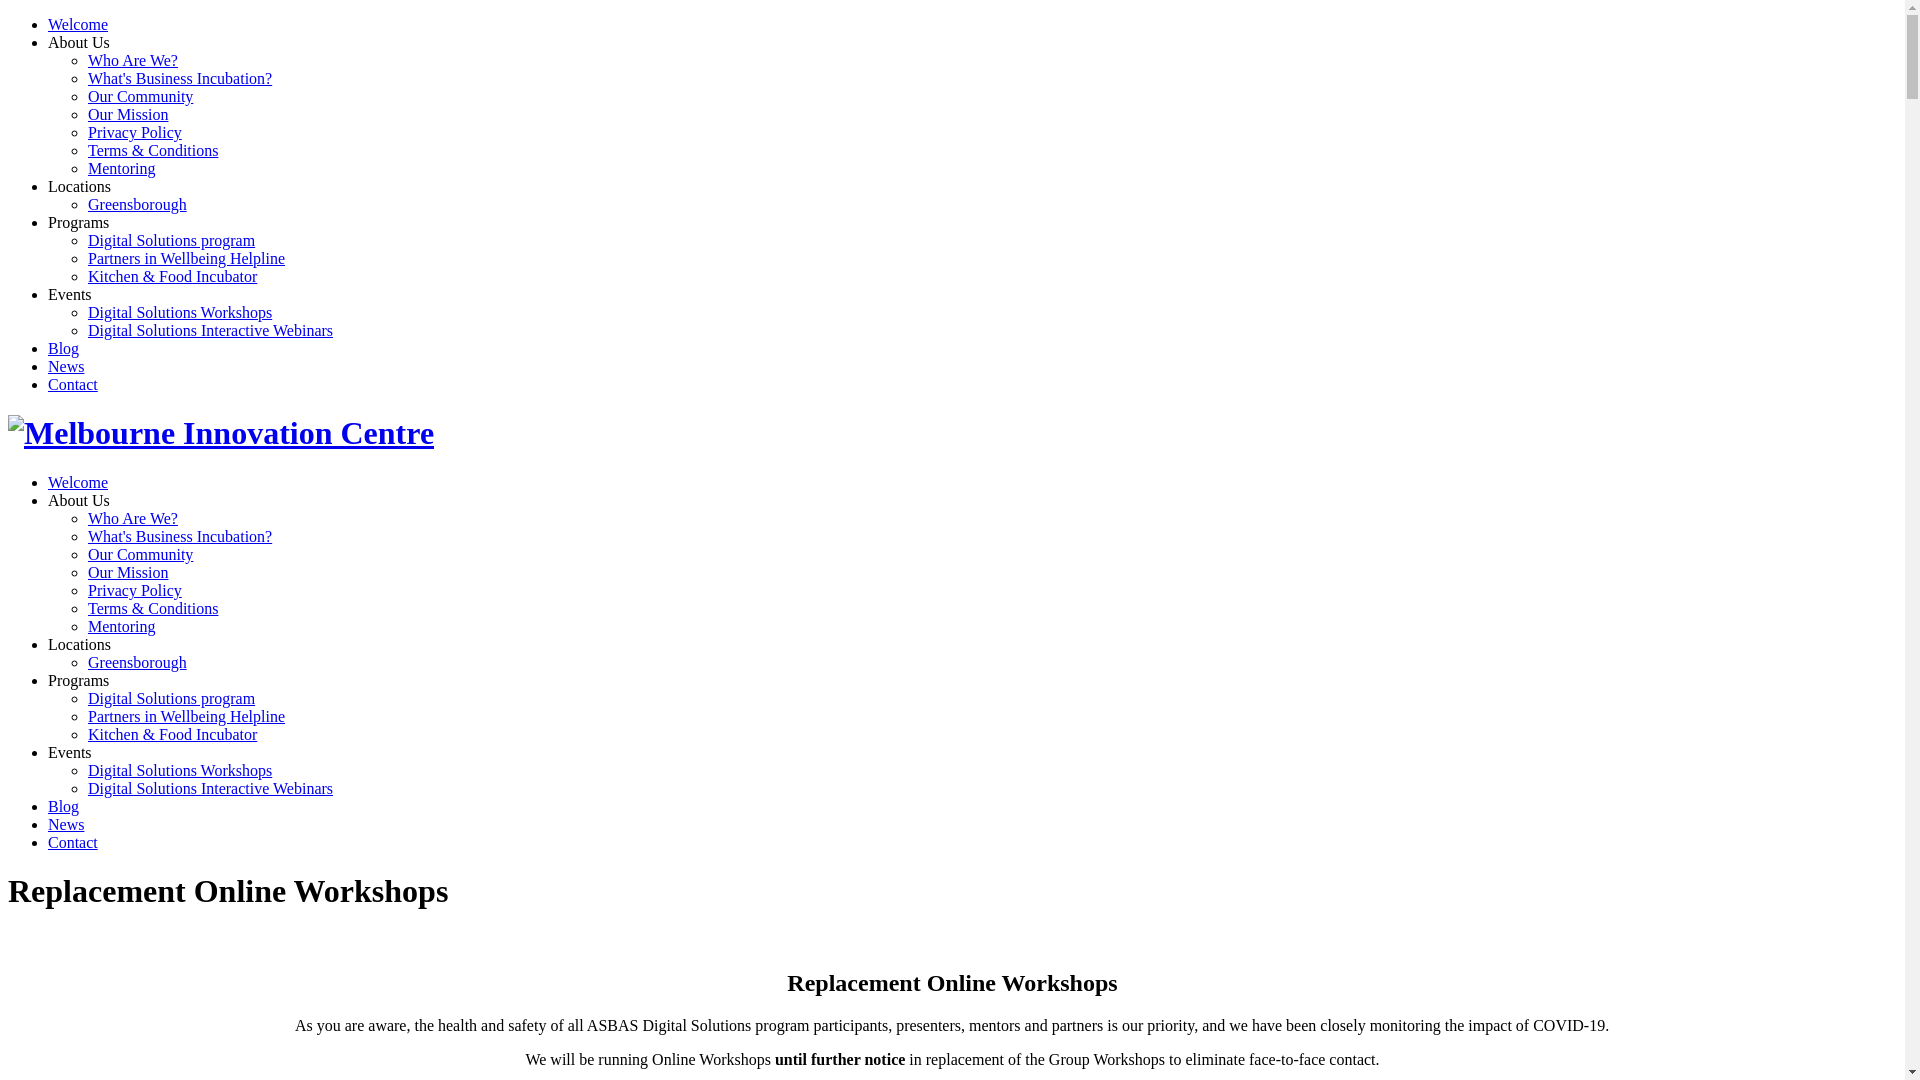 The image size is (1920, 1080). Describe the element at coordinates (133, 132) in the screenshot. I see `'Privacy Policy'` at that location.